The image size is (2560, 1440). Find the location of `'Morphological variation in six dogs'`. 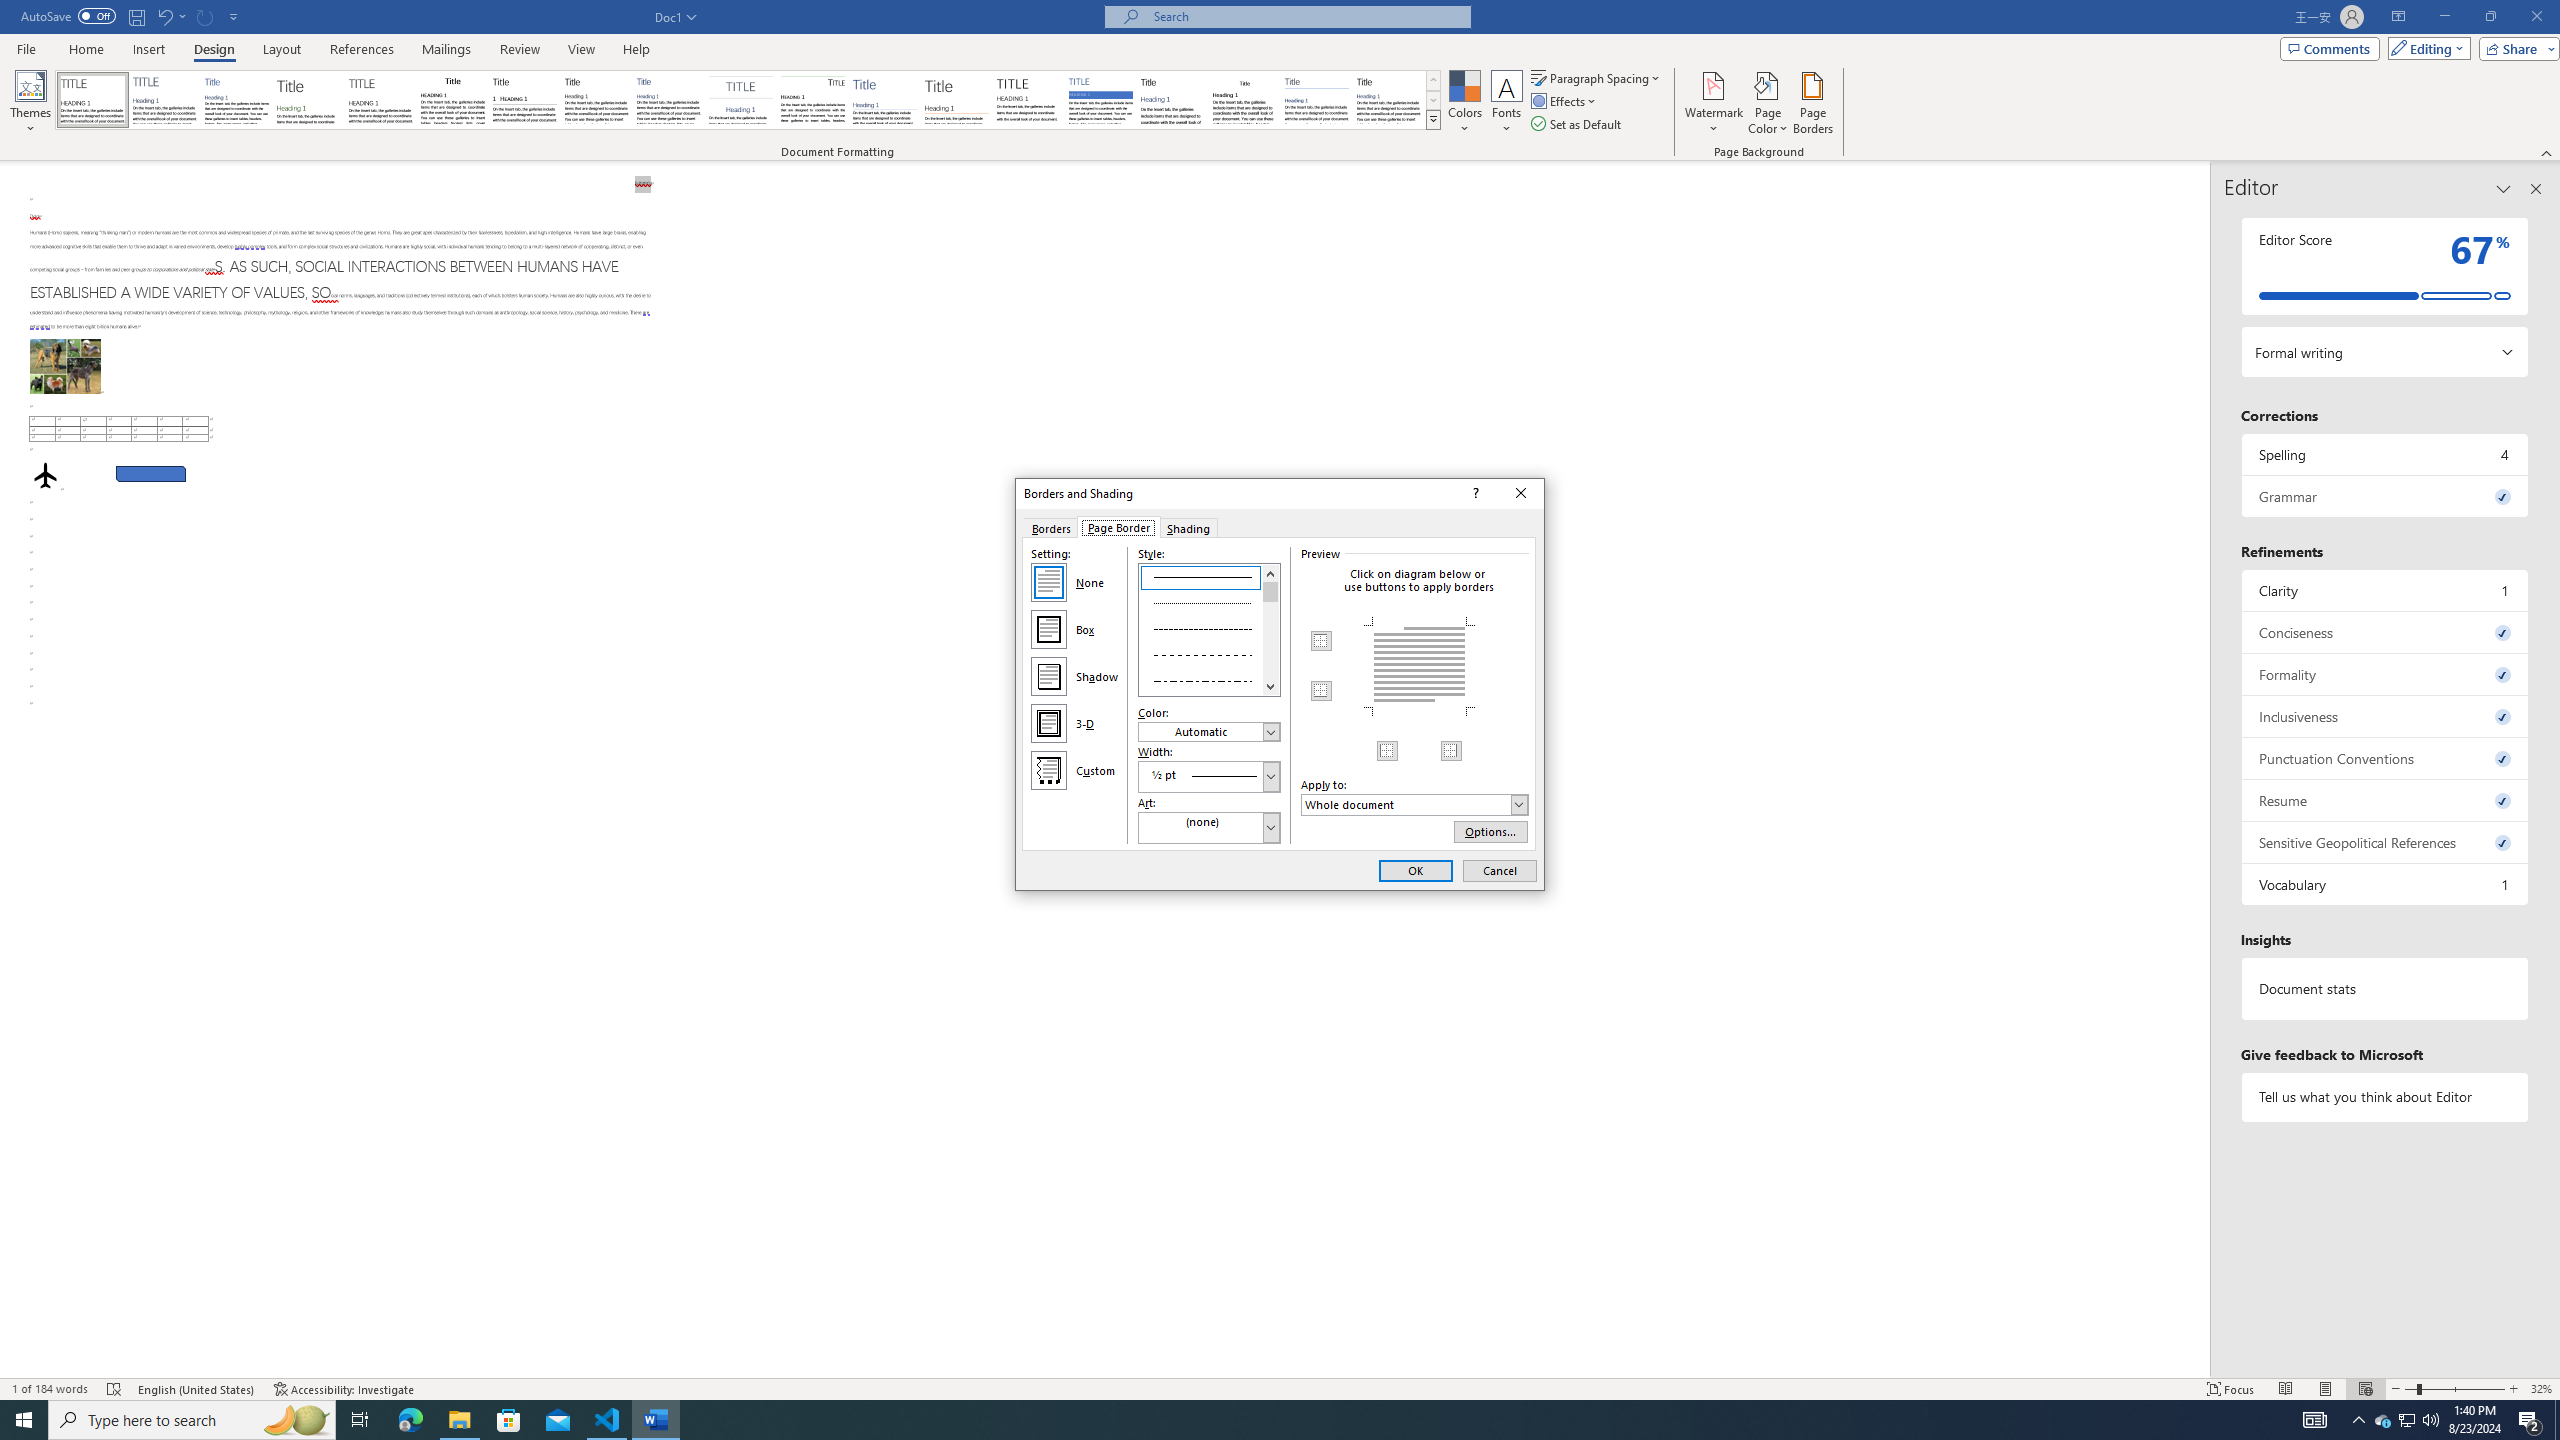

'Morphological variation in six dogs' is located at coordinates (65, 365).